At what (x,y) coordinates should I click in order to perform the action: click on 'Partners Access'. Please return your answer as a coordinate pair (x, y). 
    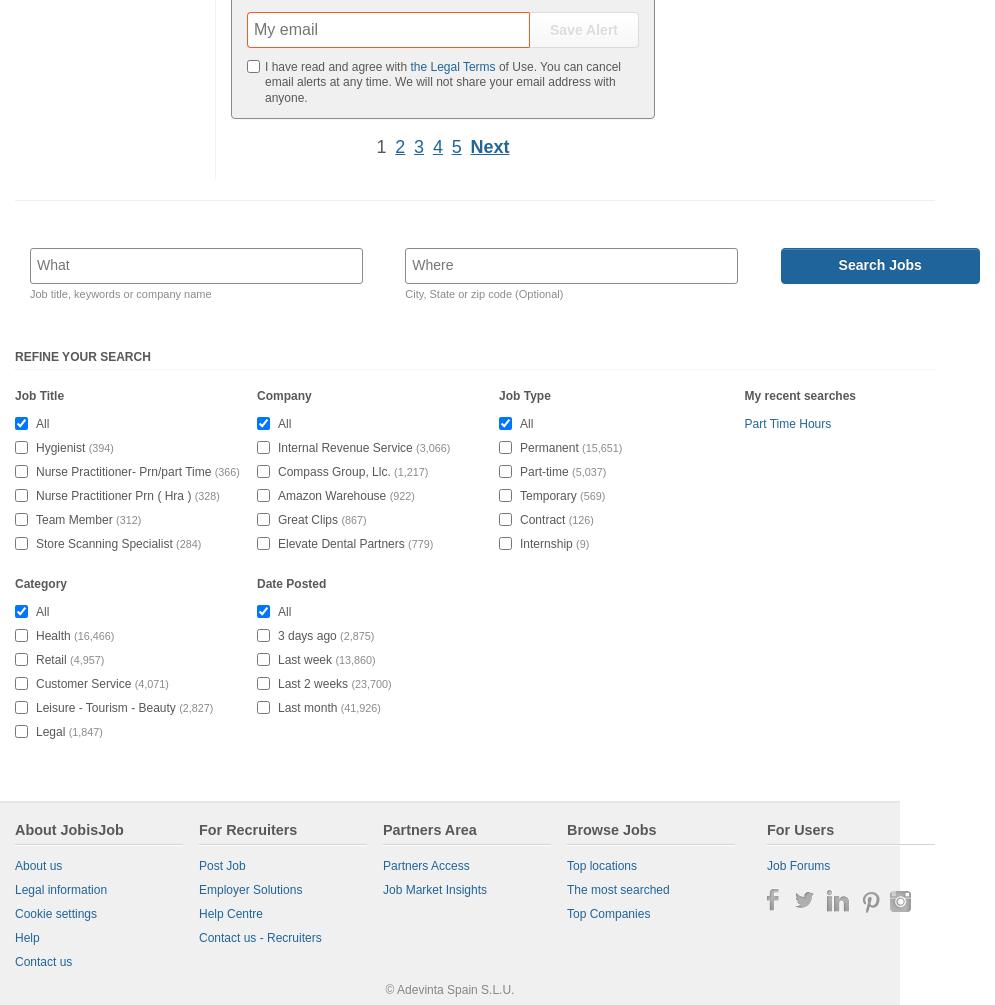
    Looking at the image, I should click on (381, 864).